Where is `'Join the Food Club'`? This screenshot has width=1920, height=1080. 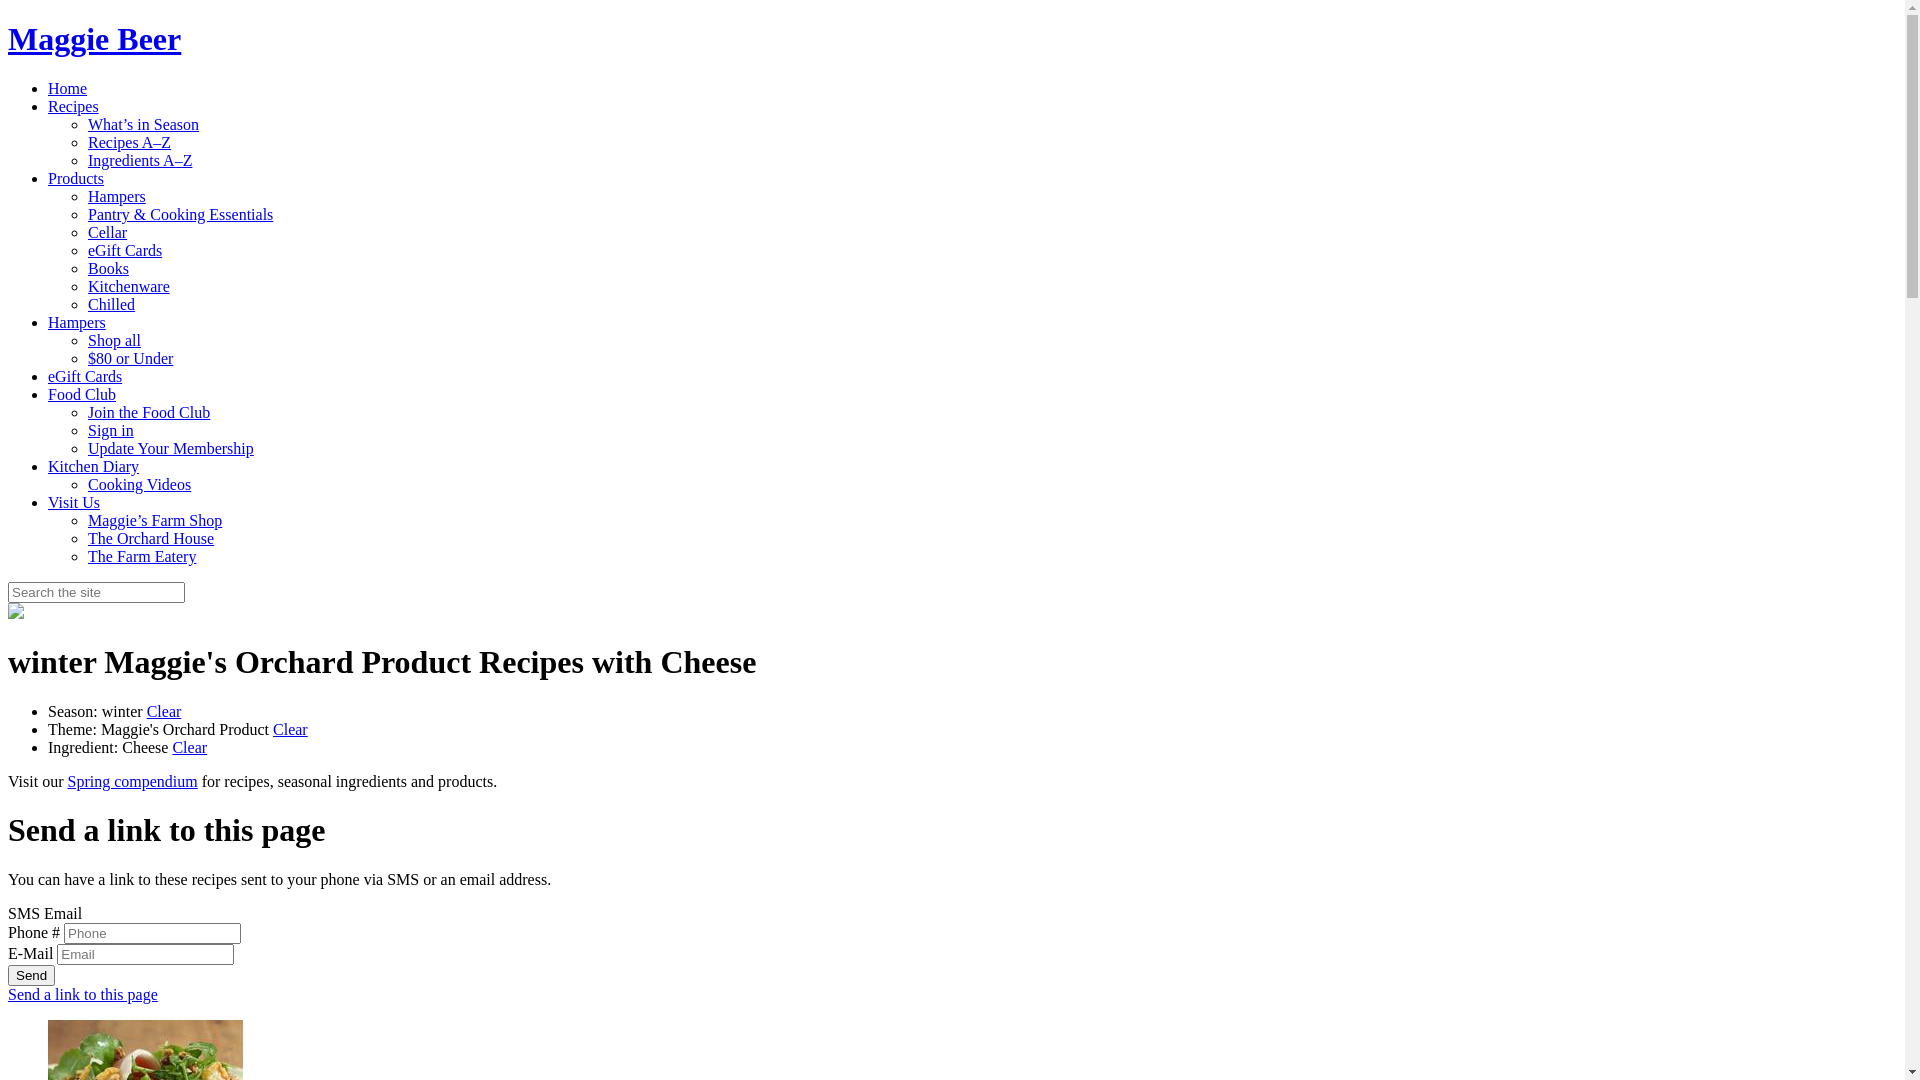 'Join the Food Club' is located at coordinates (147, 411).